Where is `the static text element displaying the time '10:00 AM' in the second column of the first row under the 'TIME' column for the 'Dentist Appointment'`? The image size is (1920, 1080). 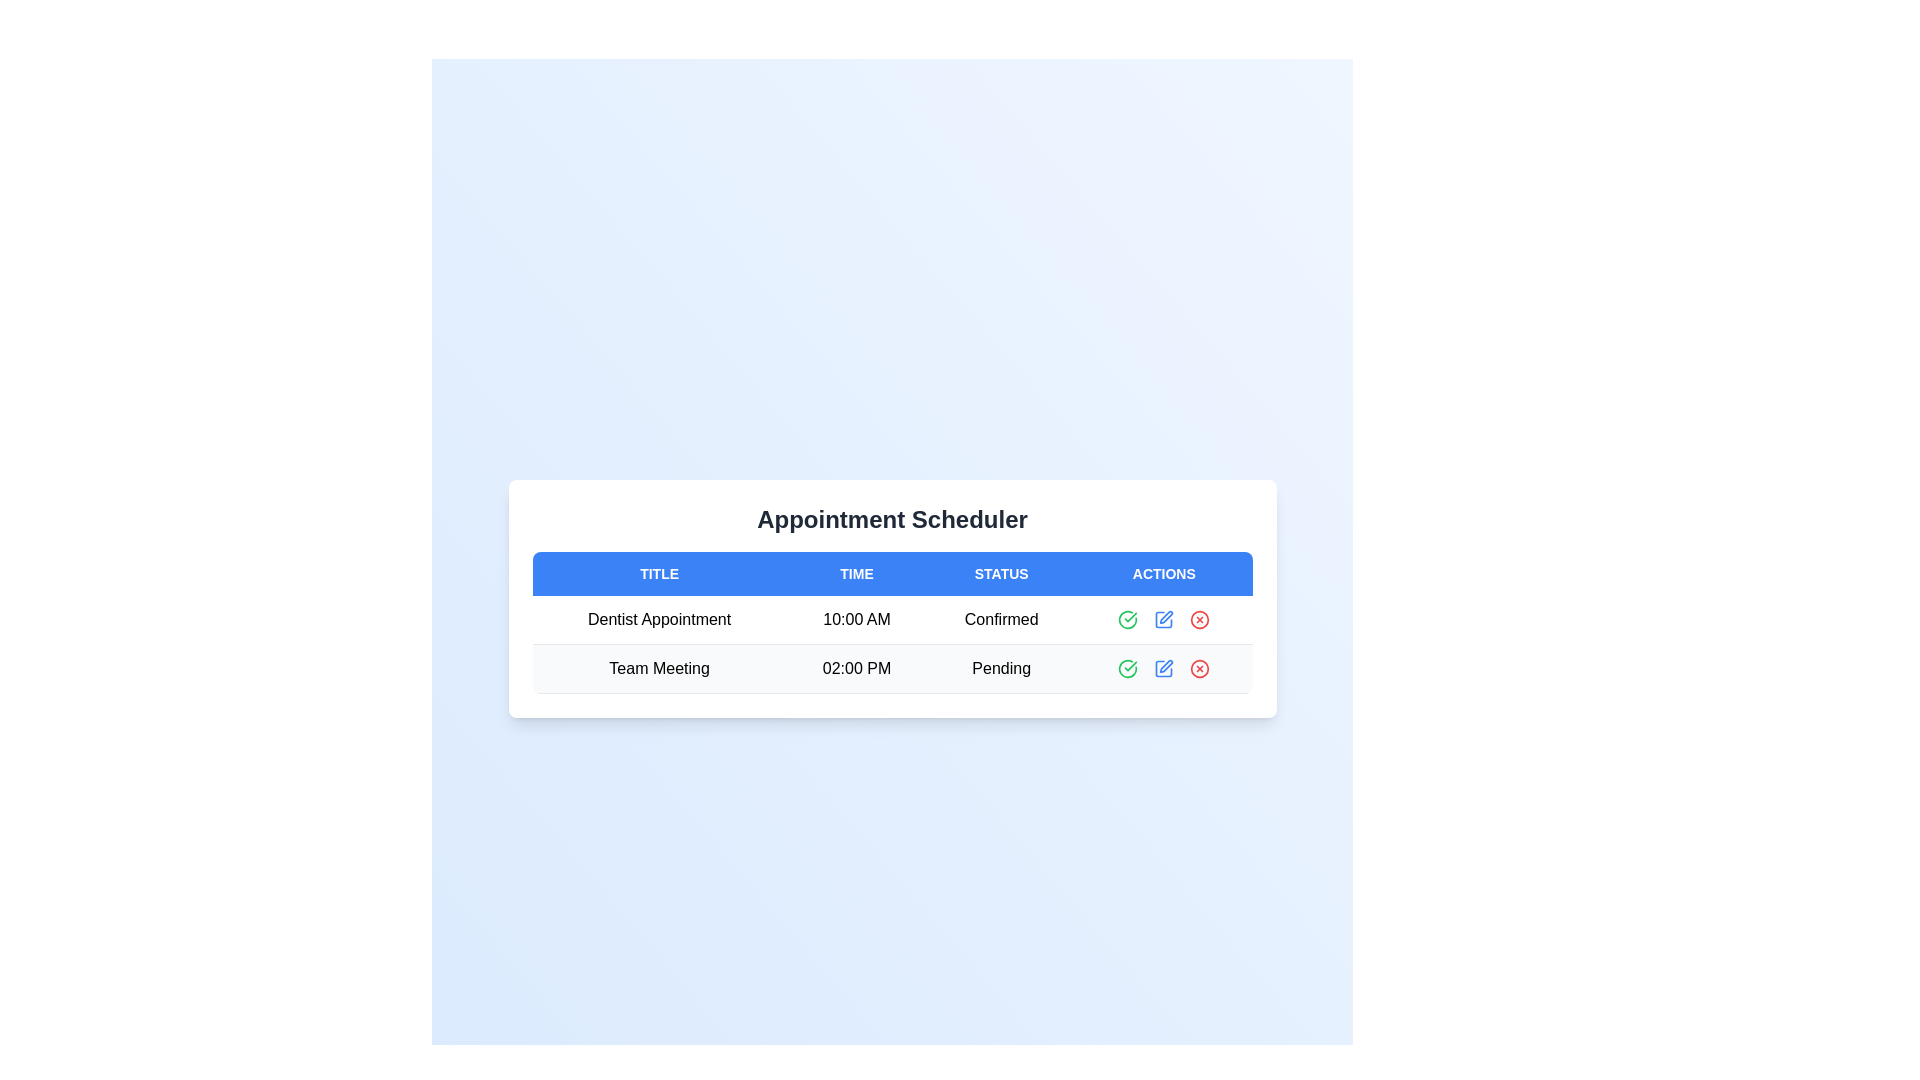 the static text element displaying the time '10:00 AM' in the second column of the first row under the 'TIME' column for the 'Dentist Appointment' is located at coordinates (857, 619).